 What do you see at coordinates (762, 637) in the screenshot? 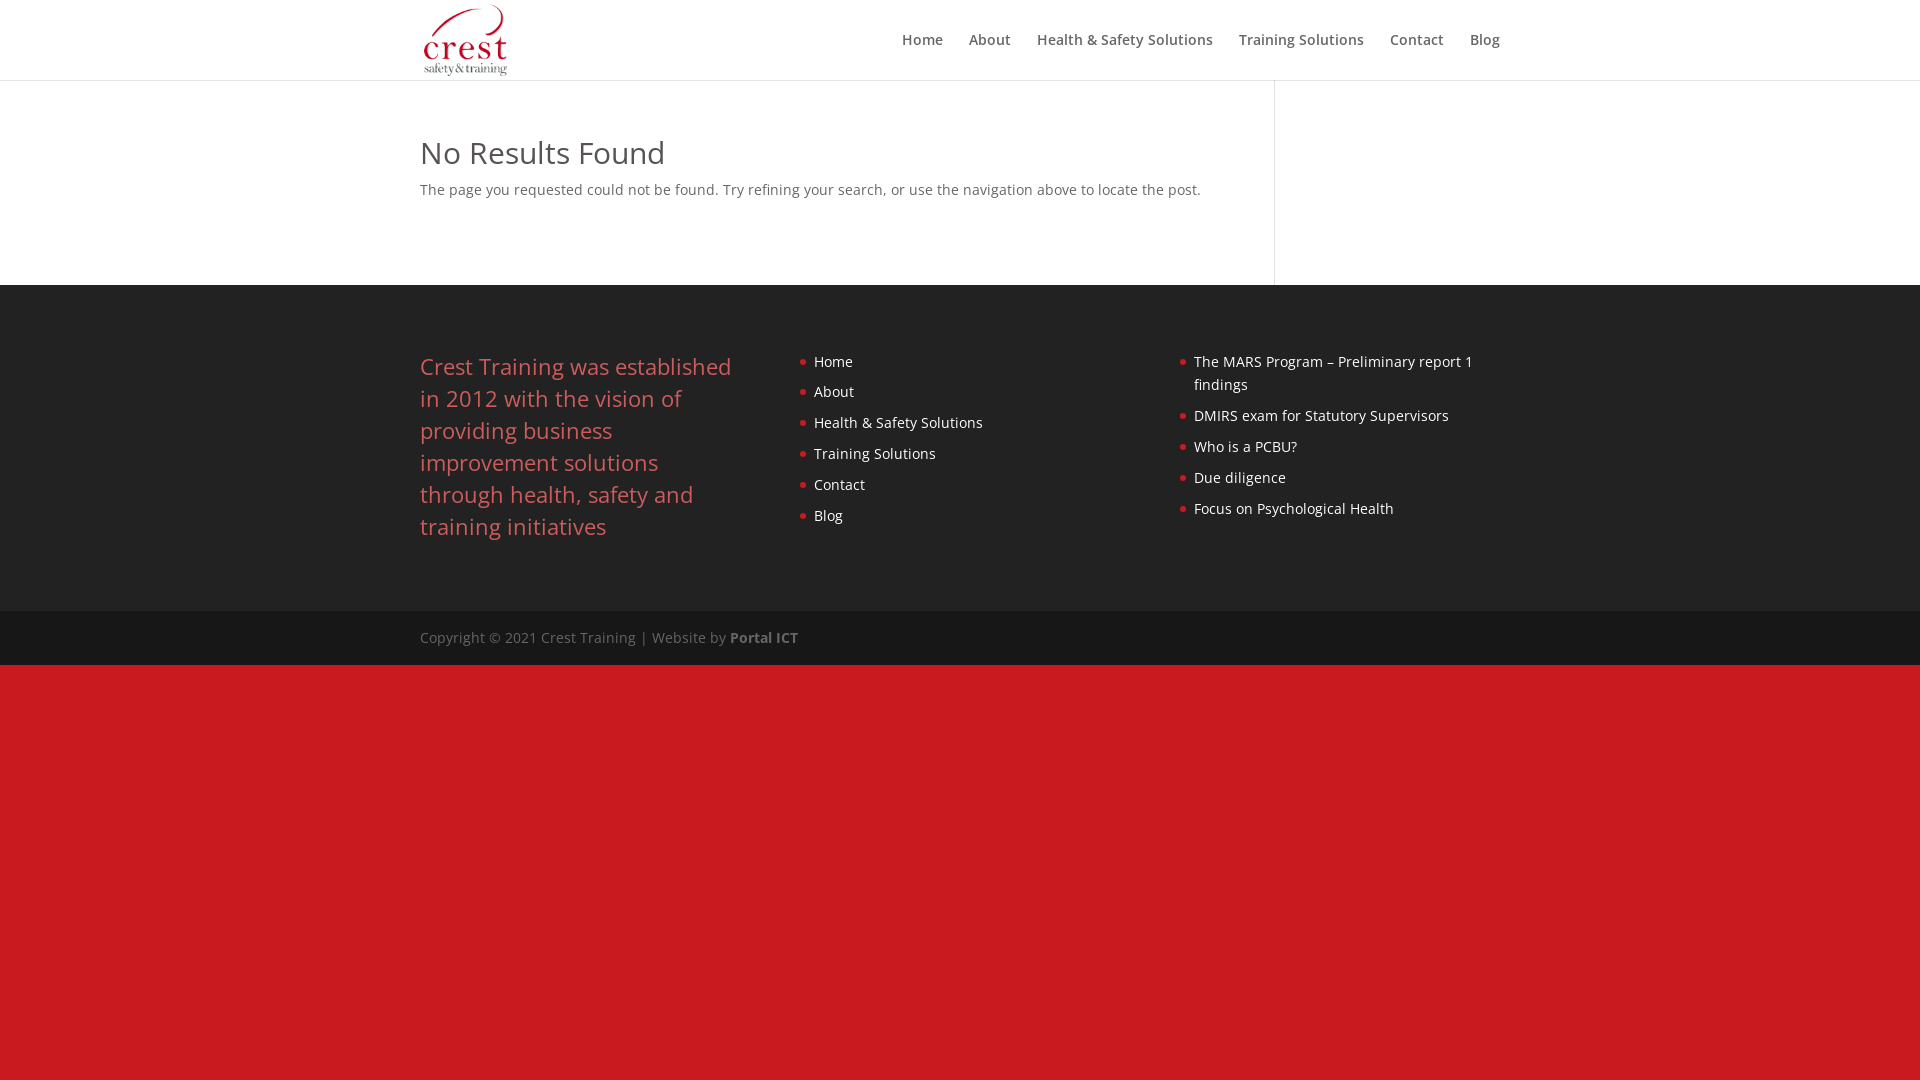
I see `'Portal ICT'` at bounding box center [762, 637].